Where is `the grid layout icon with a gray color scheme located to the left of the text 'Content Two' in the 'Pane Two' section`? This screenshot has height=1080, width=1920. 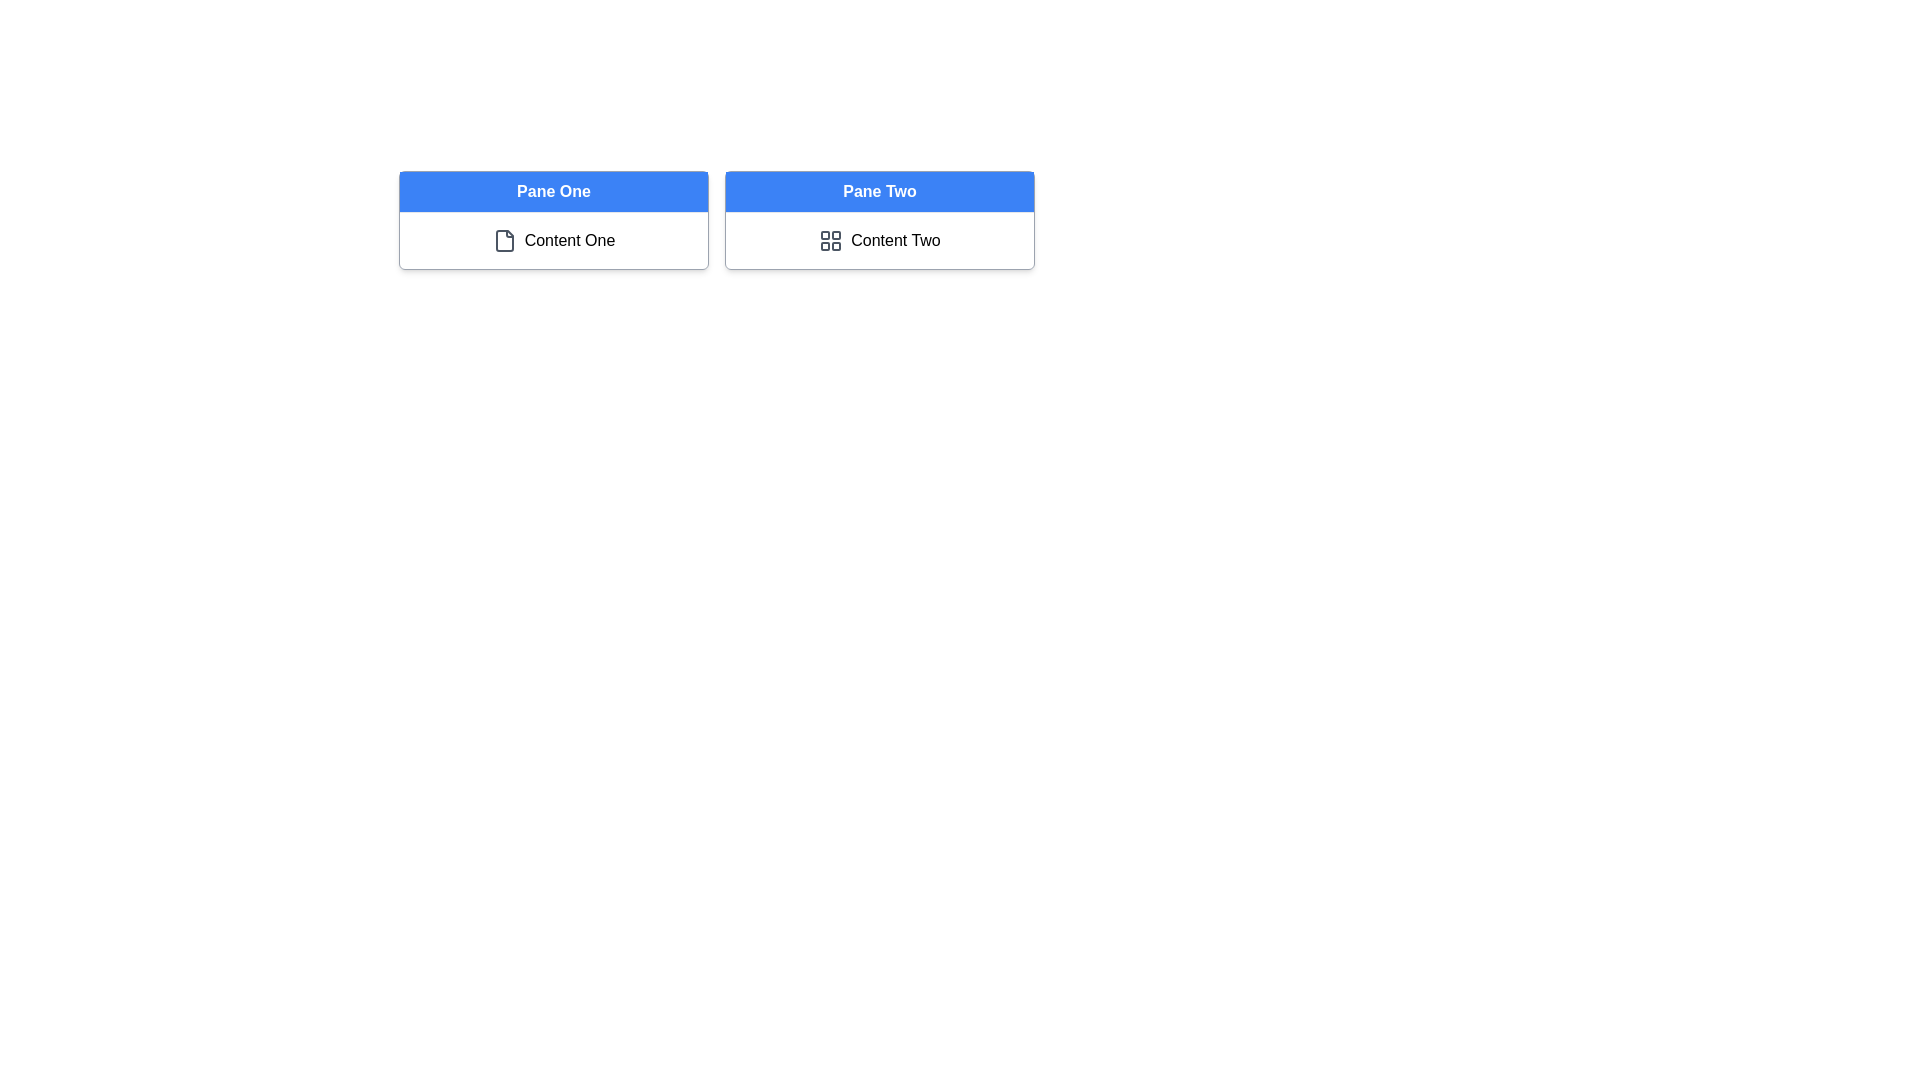 the grid layout icon with a gray color scheme located to the left of the text 'Content Two' in the 'Pane Two' section is located at coordinates (831, 239).